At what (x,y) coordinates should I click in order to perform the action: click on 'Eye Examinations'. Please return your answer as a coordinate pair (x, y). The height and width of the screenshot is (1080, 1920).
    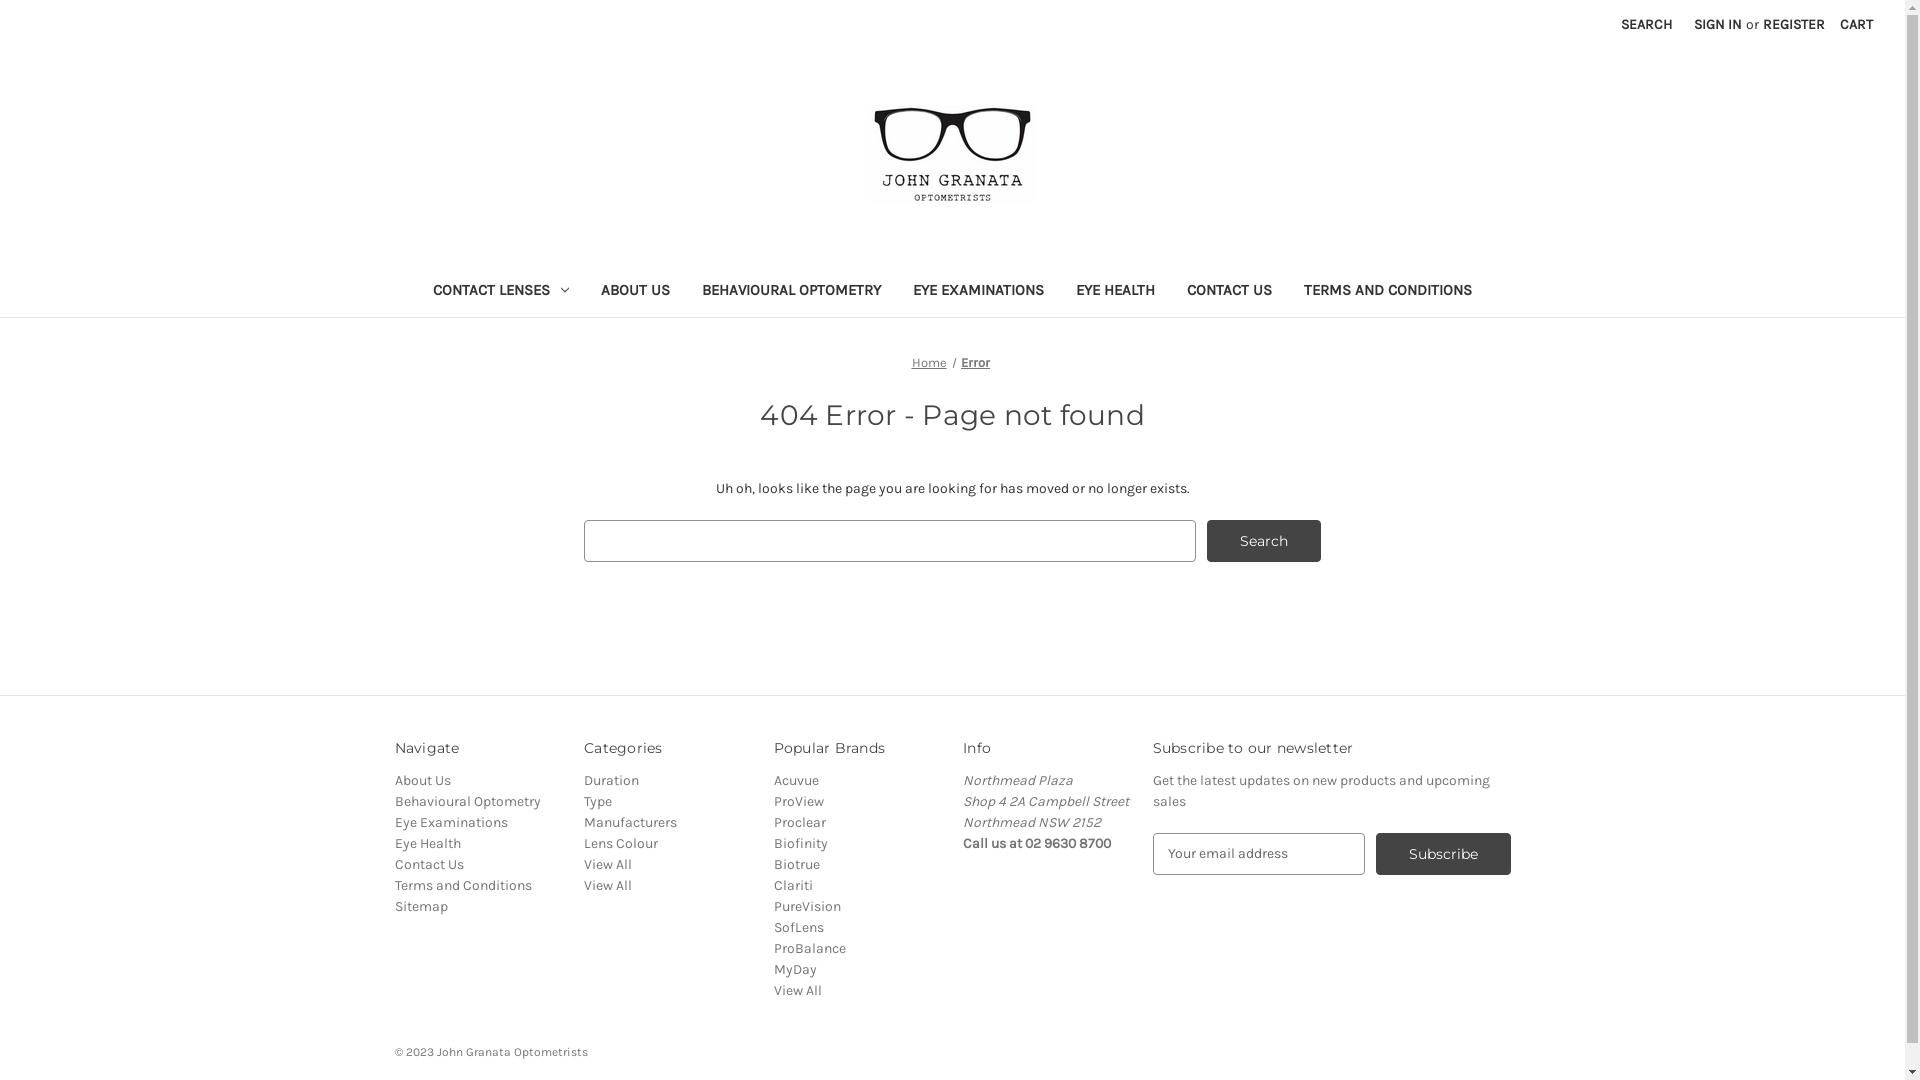
    Looking at the image, I should click on (449, 822).